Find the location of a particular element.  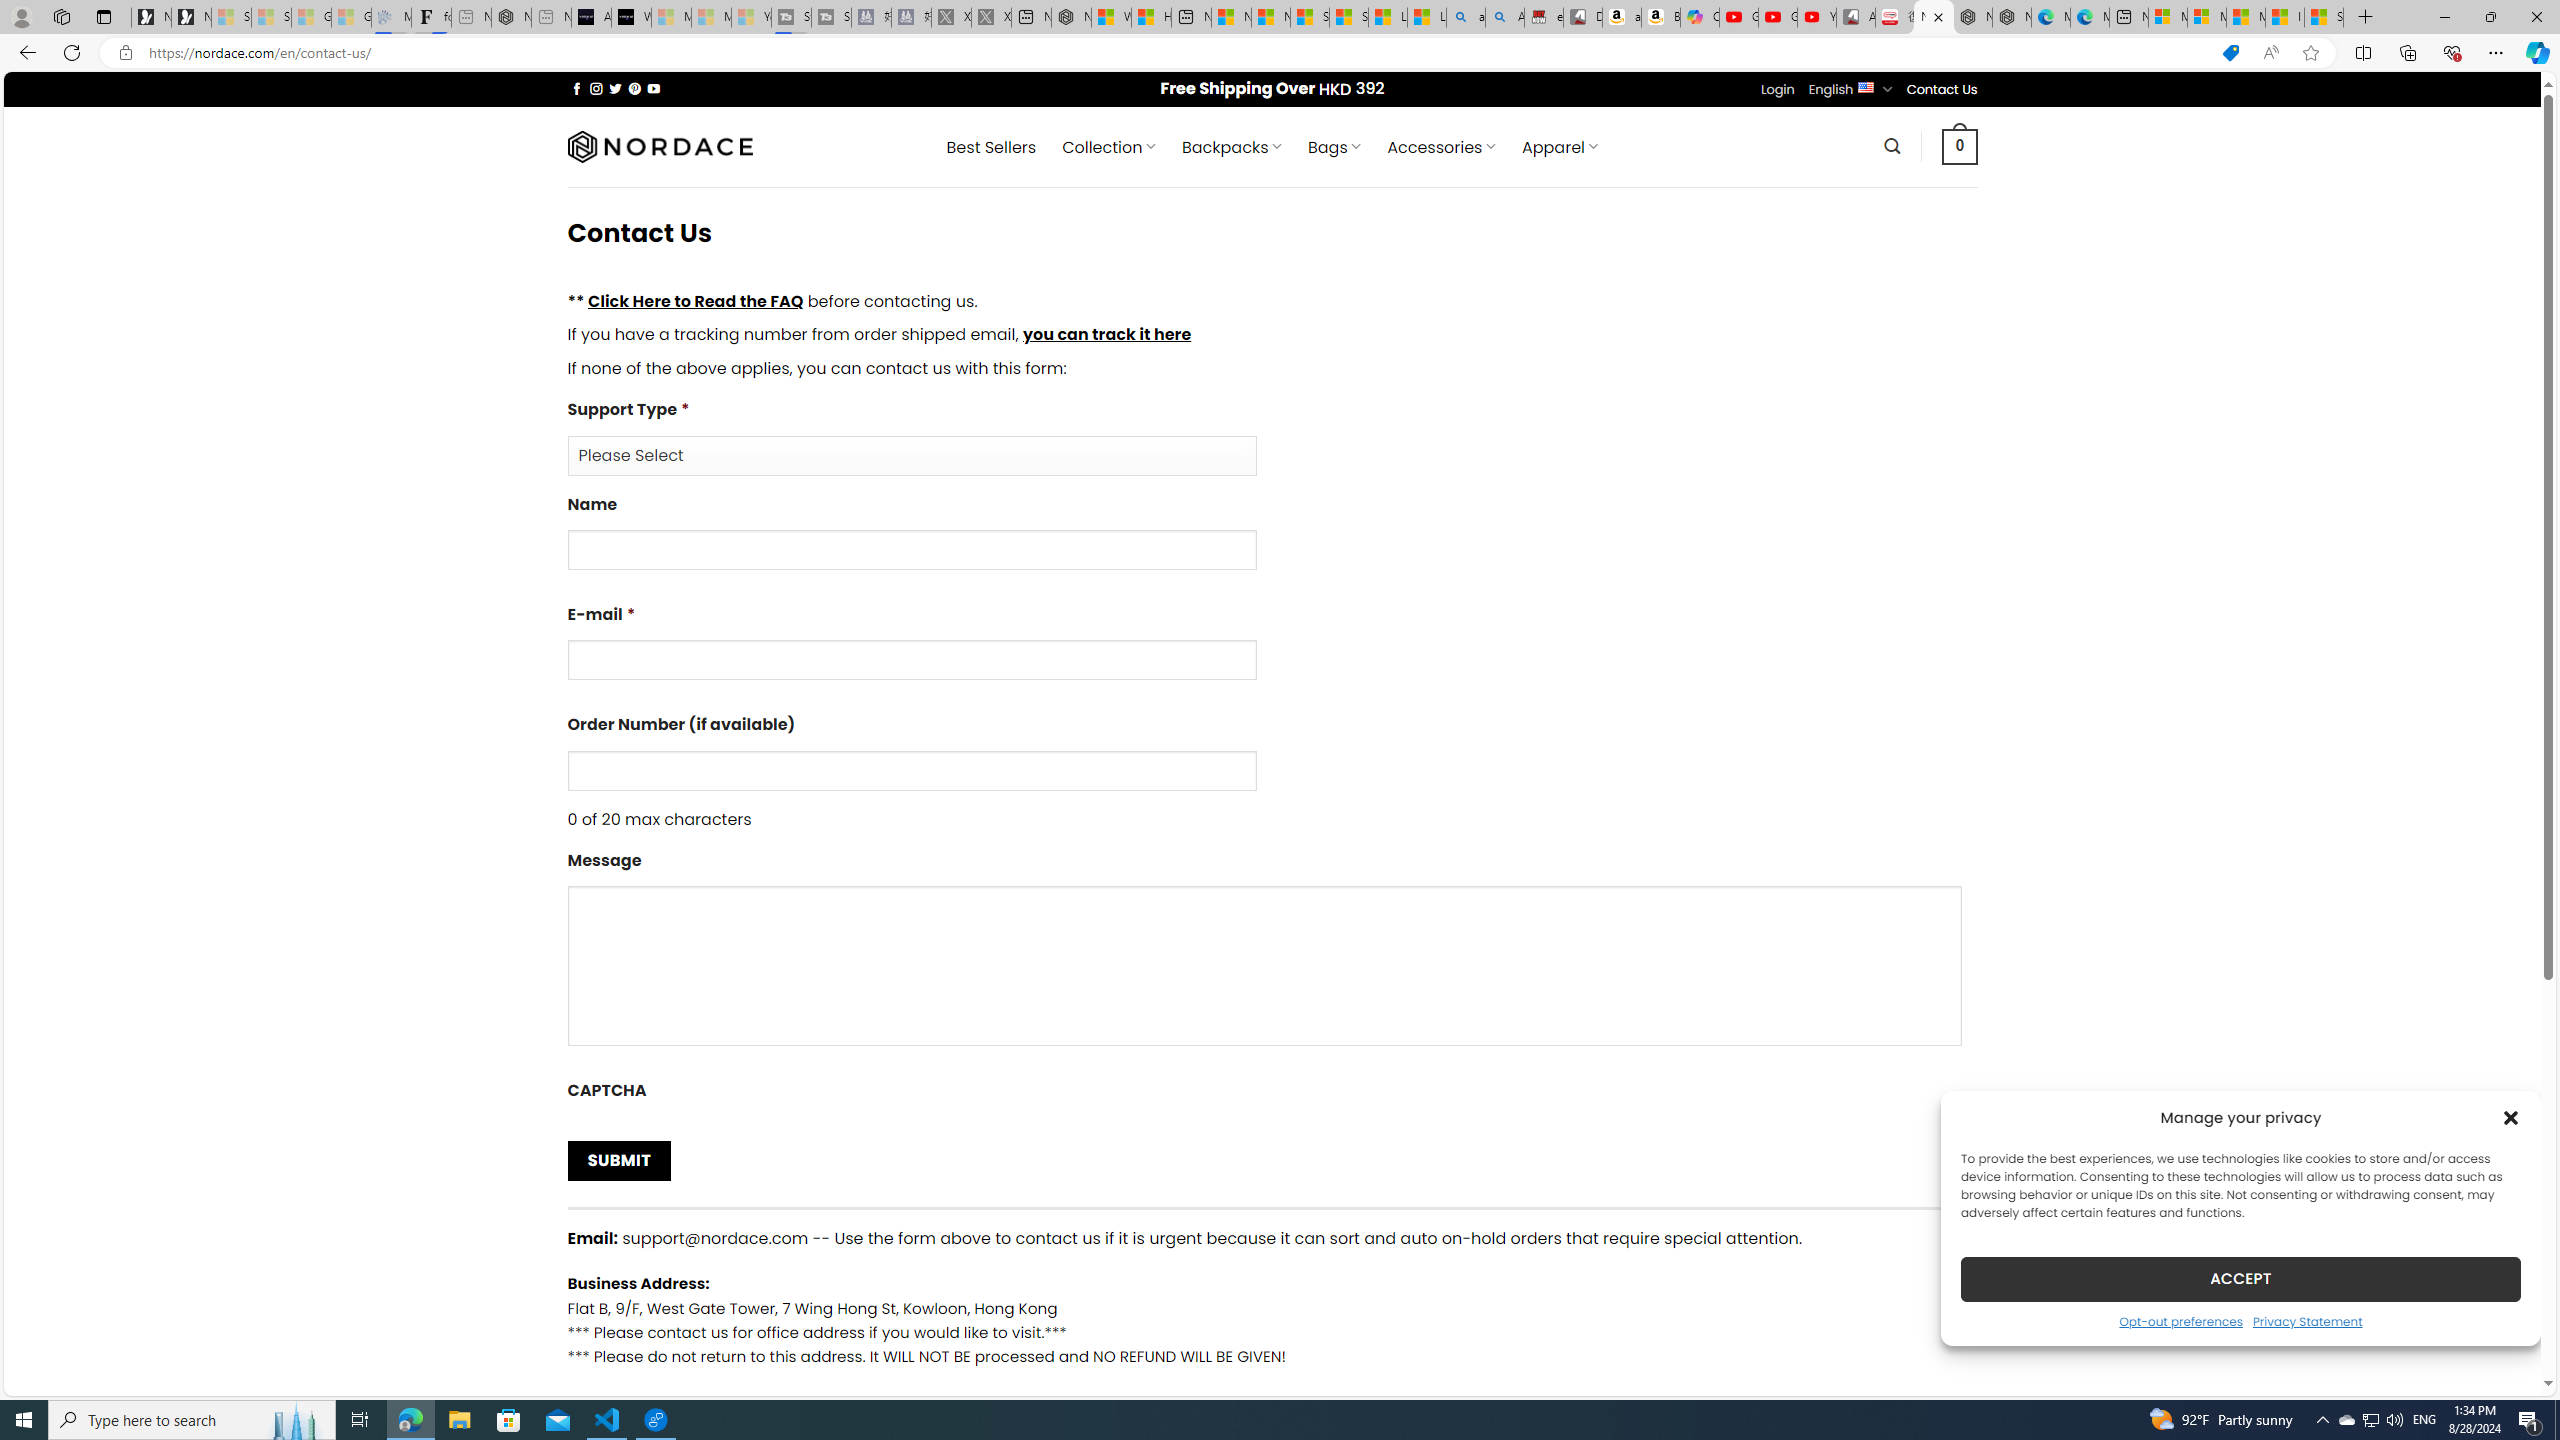

'Microsoft account | Privacy' is located at coordinates (2205, 16).